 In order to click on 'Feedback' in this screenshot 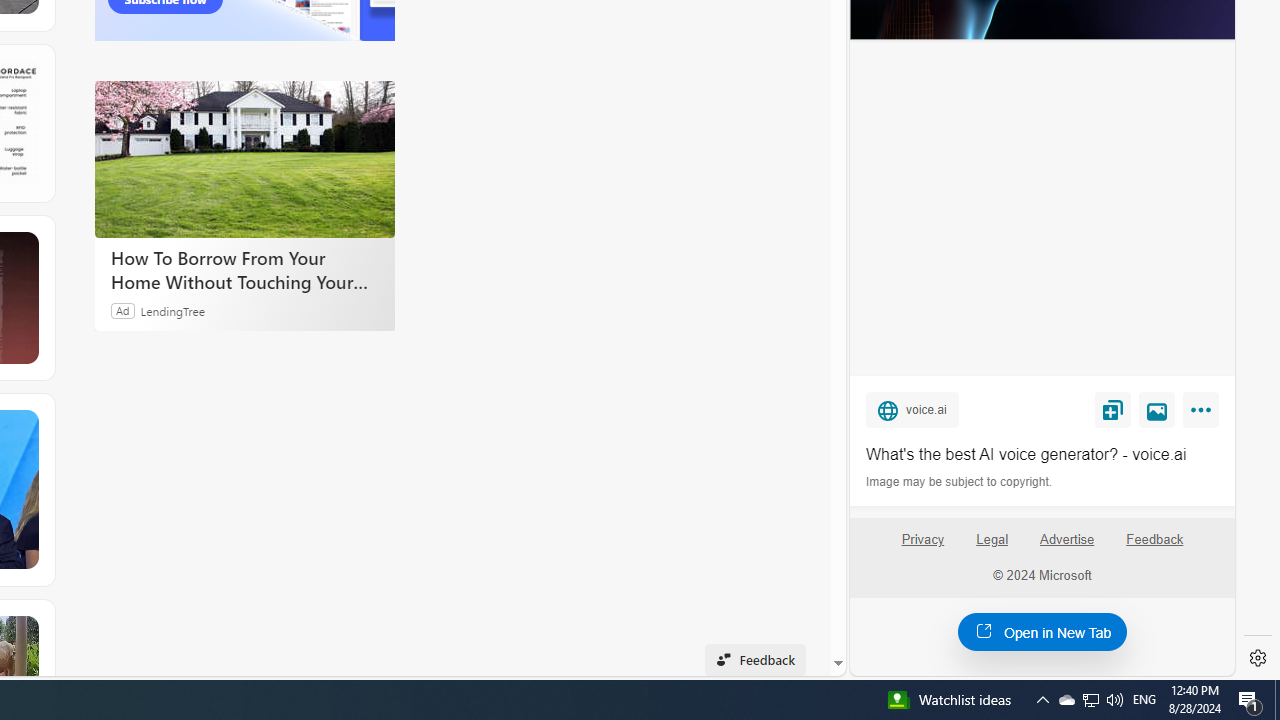, I will do `click(1155, 547)`.